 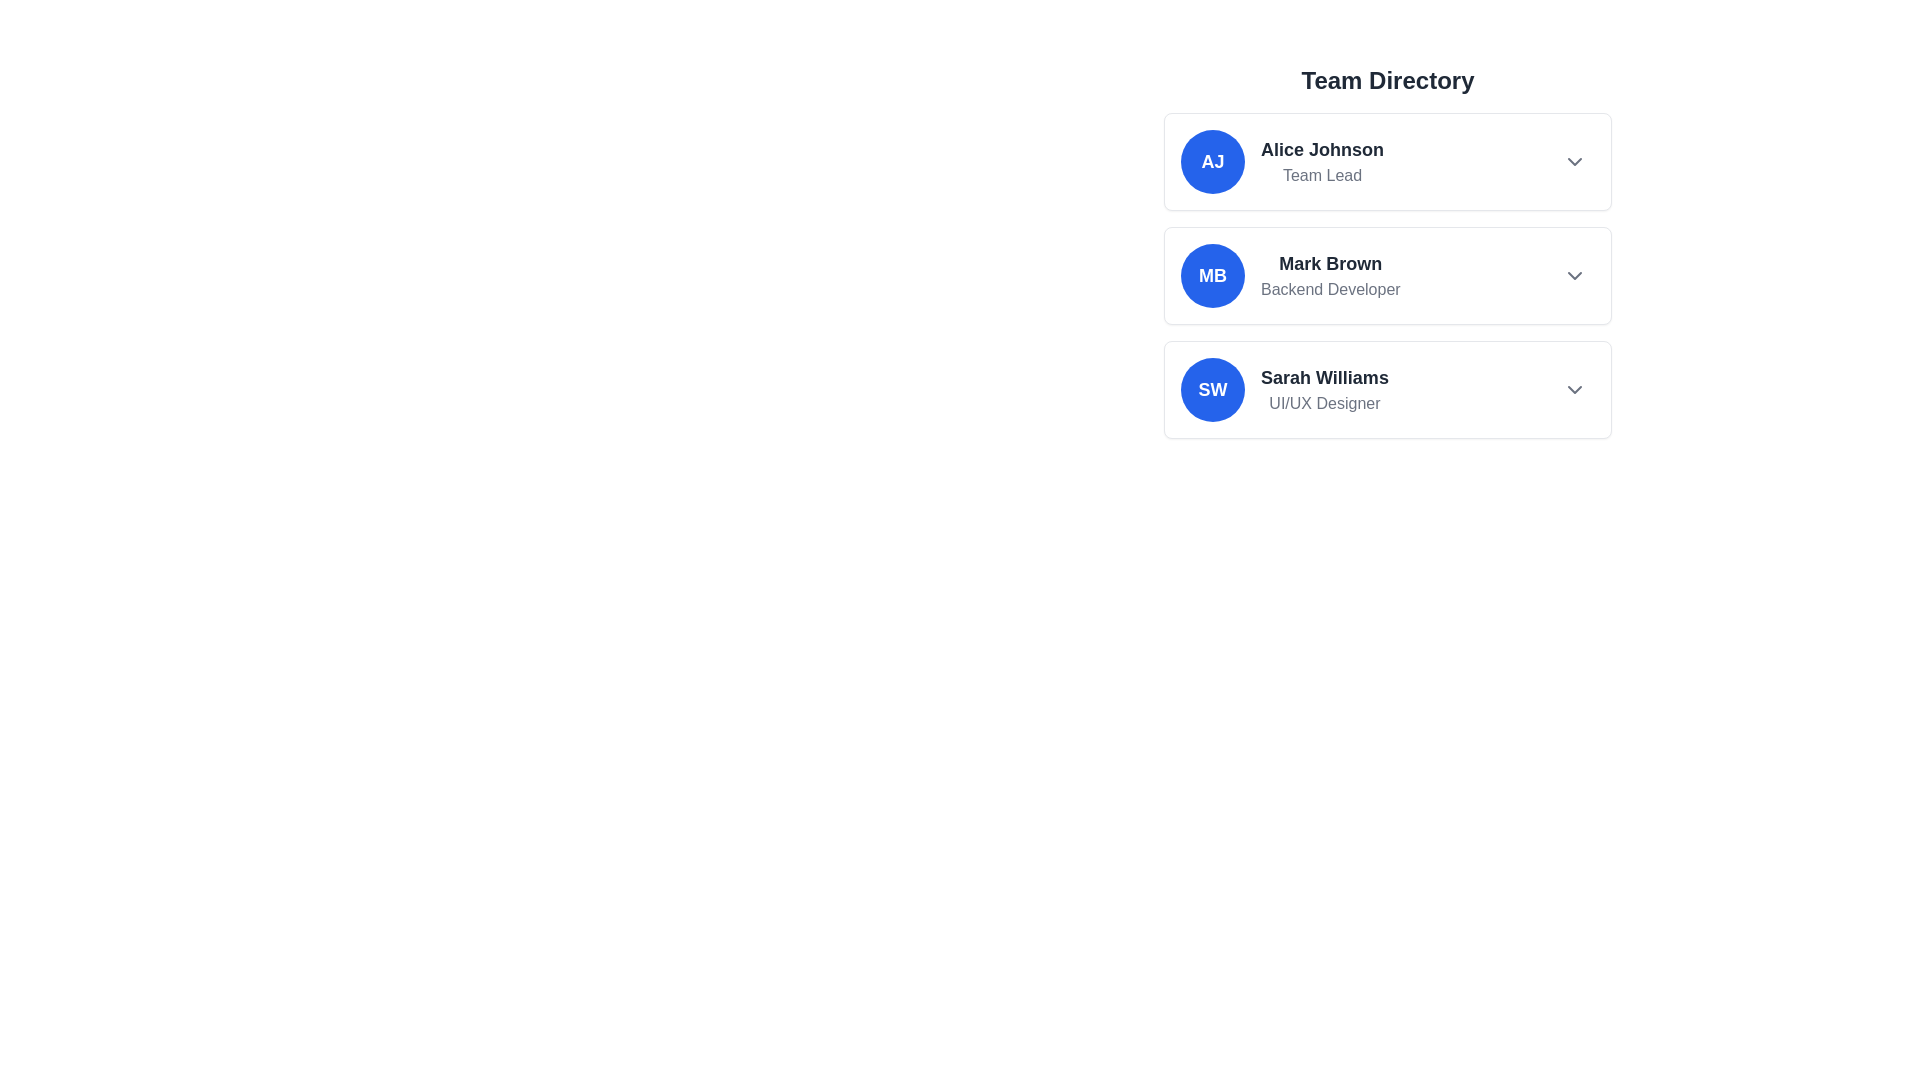 What do you see at coordinates (1386, 250) in the screenshot?
I see `on the profile card representing the second team member in the directory, which displays their initials, name, and role` at bounding box center [1386, 250].